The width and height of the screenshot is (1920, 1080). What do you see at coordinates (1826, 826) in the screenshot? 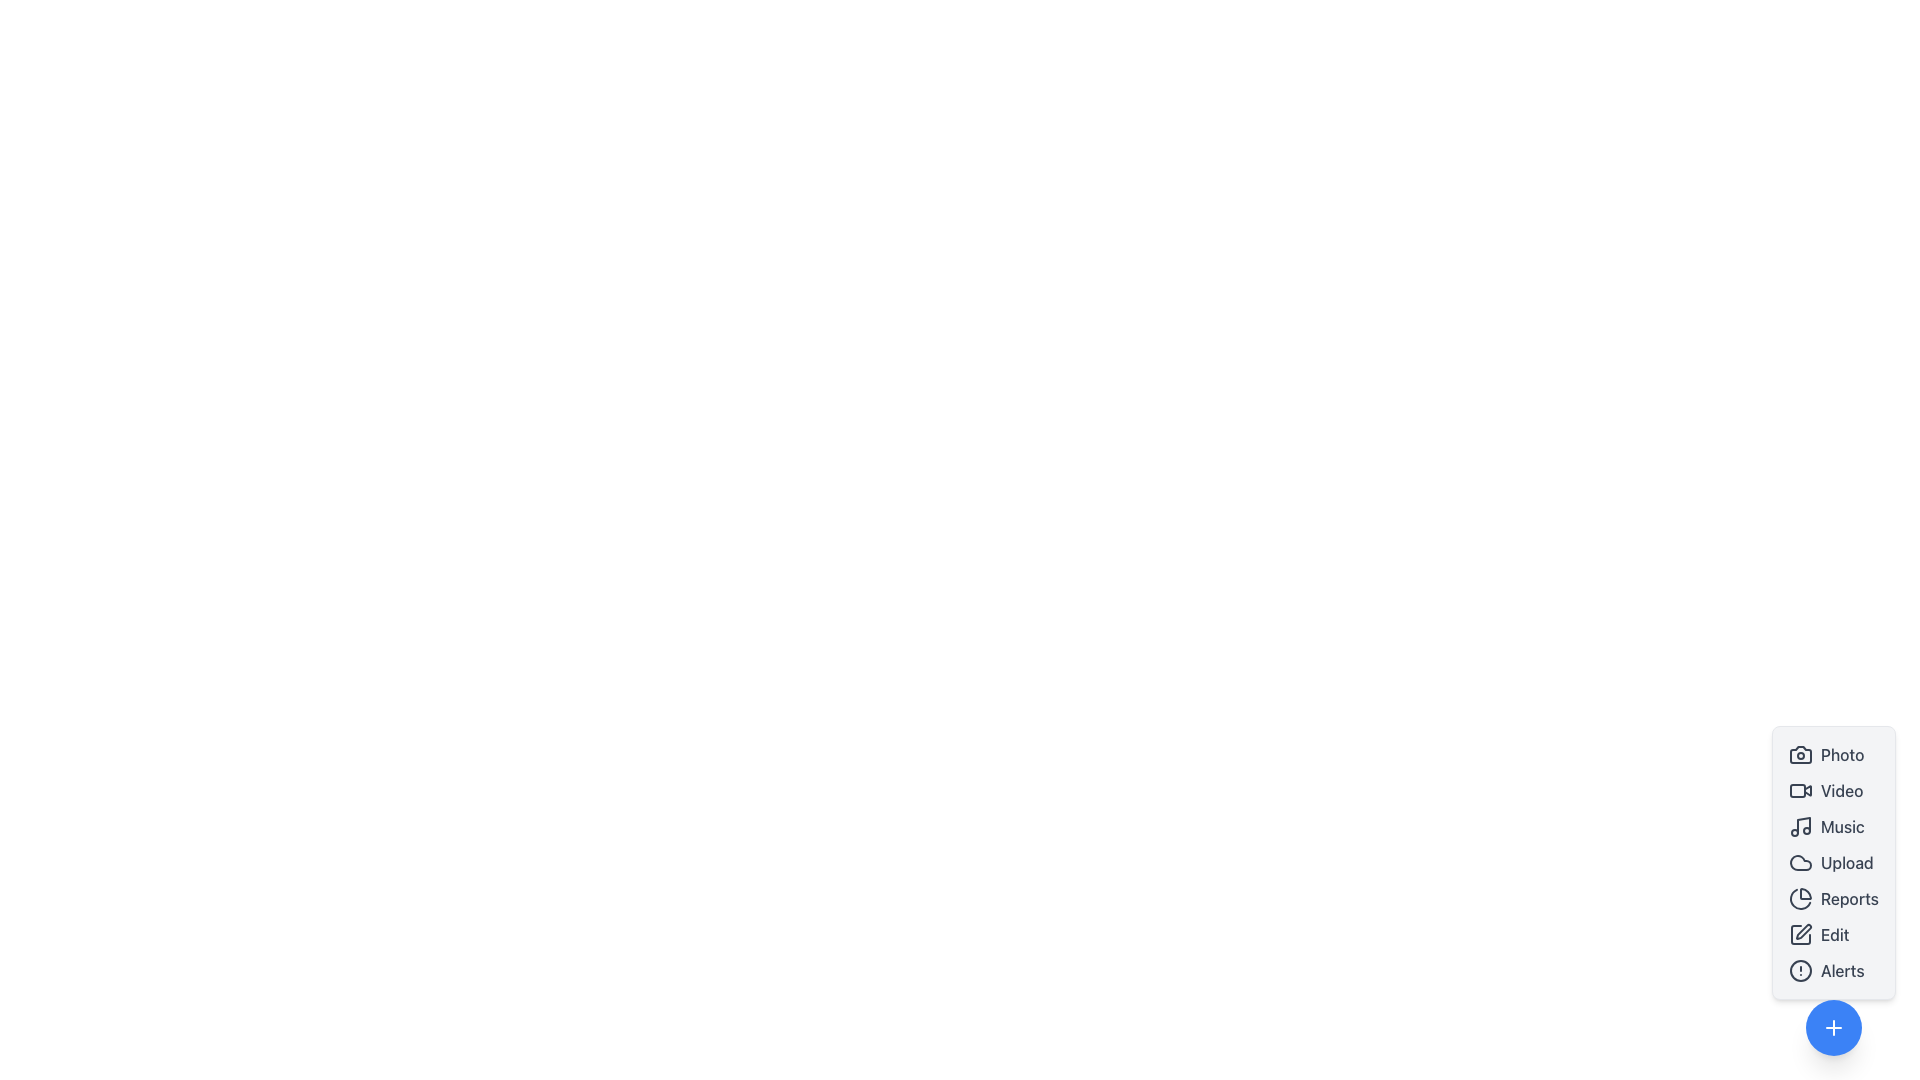
I see `the music feature button located between the 'Video' button above and the 'Upload' button below` at bounding box center [1826, 826].